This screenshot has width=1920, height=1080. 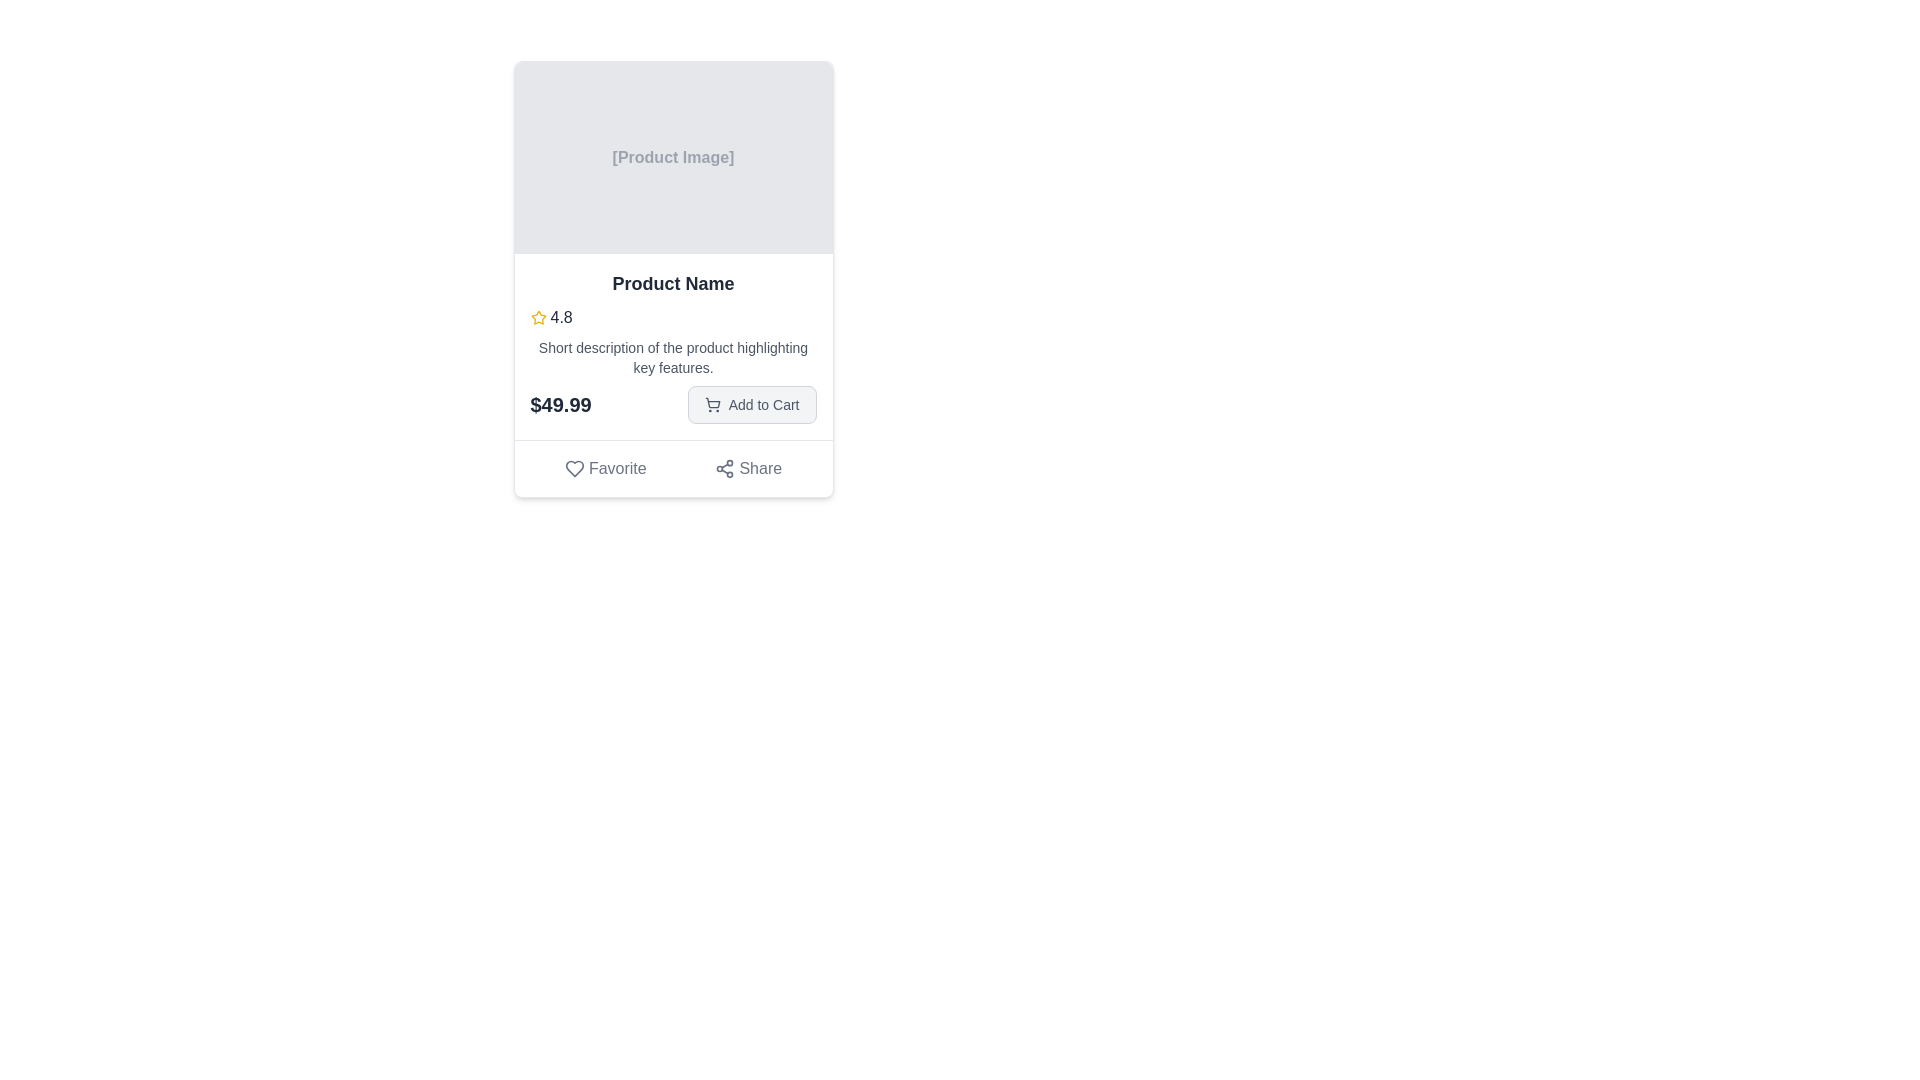 What do you see at coordinates (560, 405) in the screenshot?
I see `the static text label displaying the price '$49.99', which is prominently styled in bold text with a large font size and dark gray color, located to the left of the 'Add to Cart' button` at bounding box center [560, 405].